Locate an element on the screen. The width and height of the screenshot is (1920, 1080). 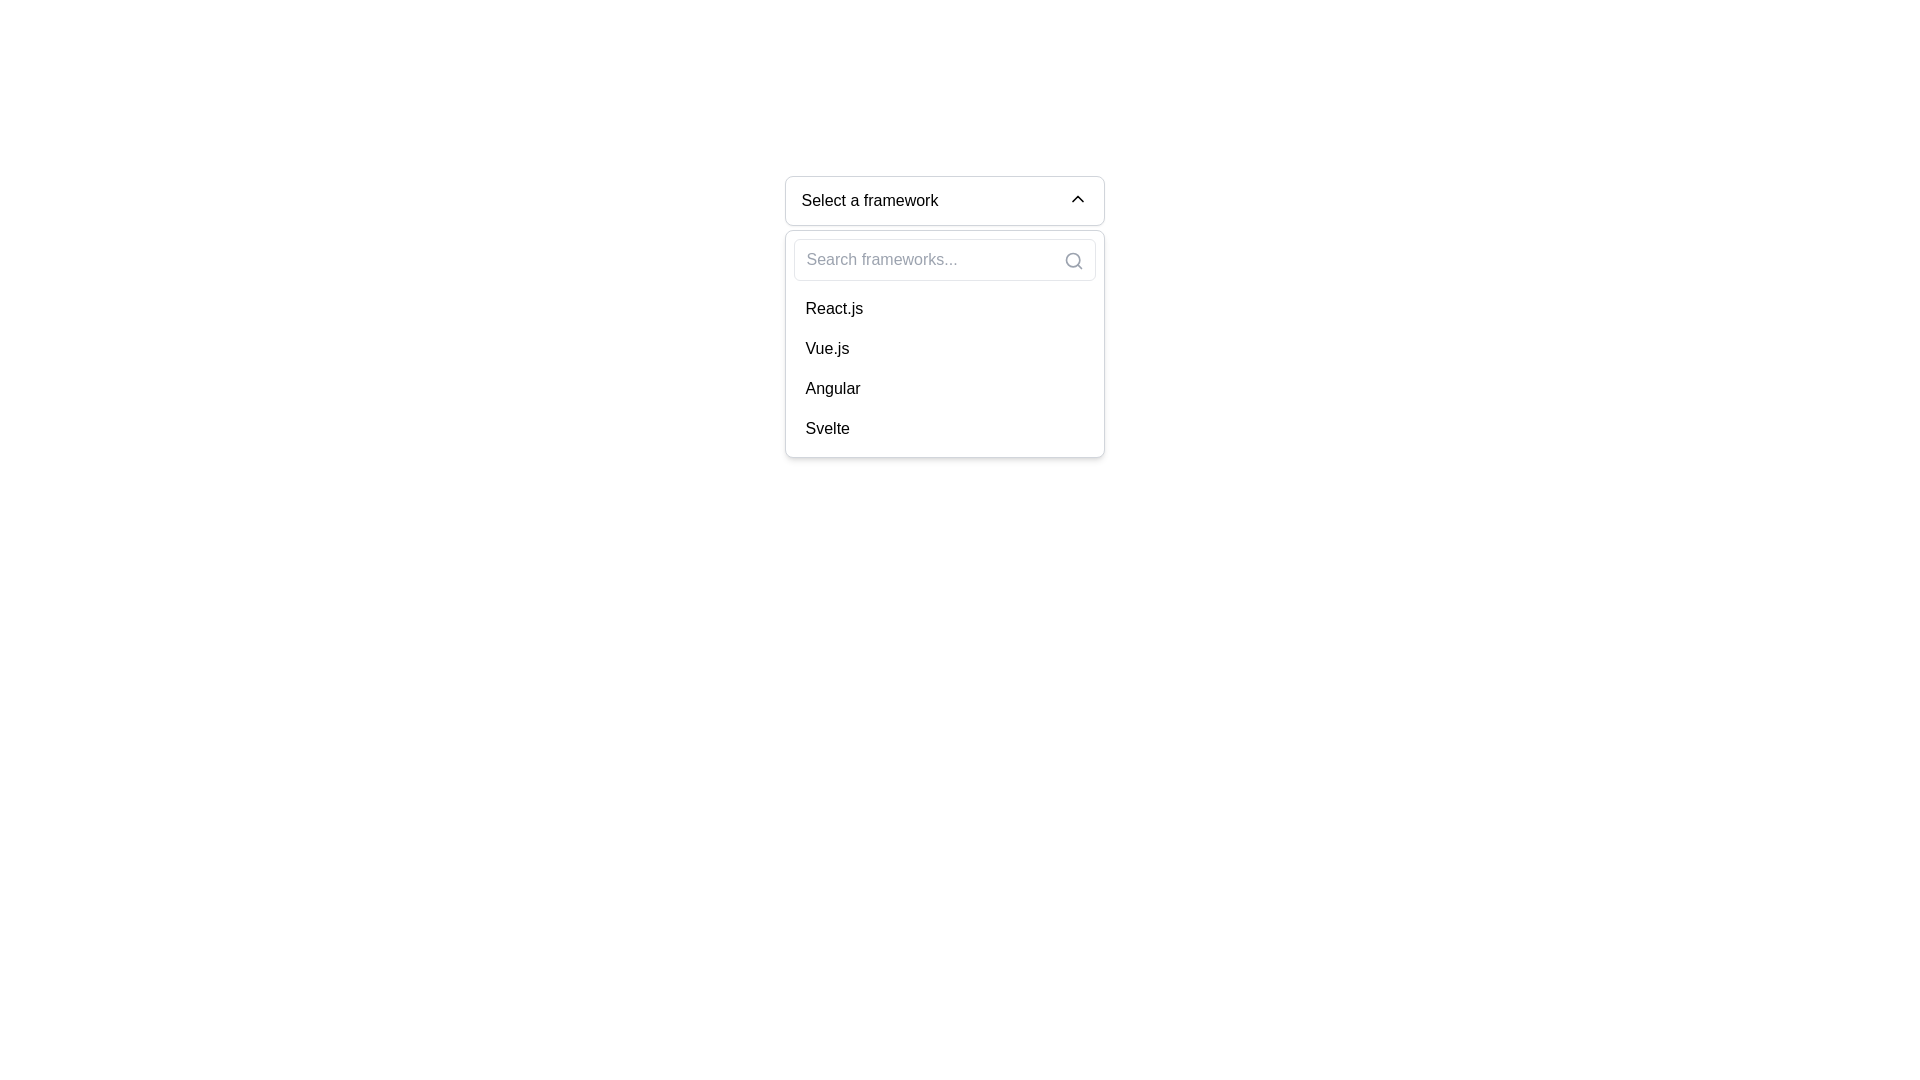
the 'Svelte' text item in the dropdown menu is located at coordinates (827, 427).